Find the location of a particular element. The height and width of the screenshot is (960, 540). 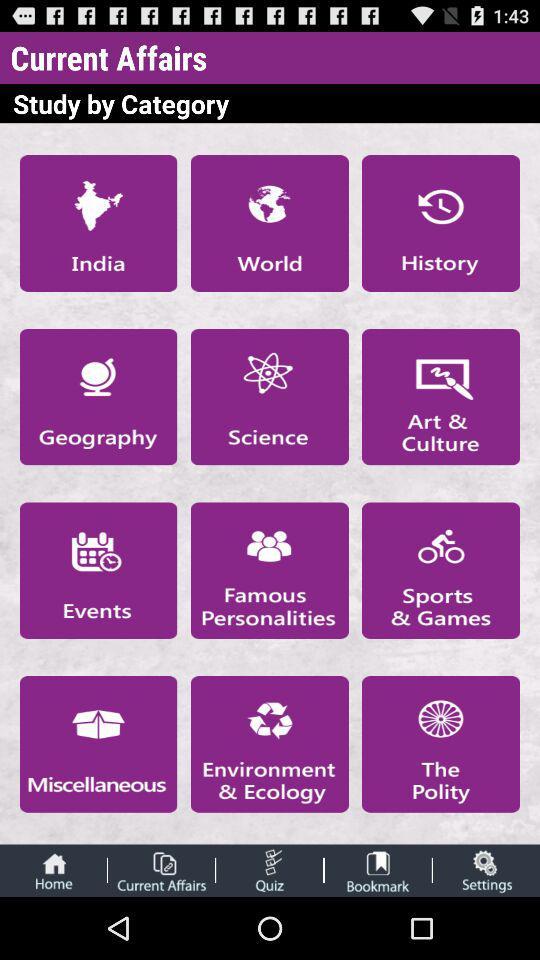

science category is located at coordinates (269, 396).